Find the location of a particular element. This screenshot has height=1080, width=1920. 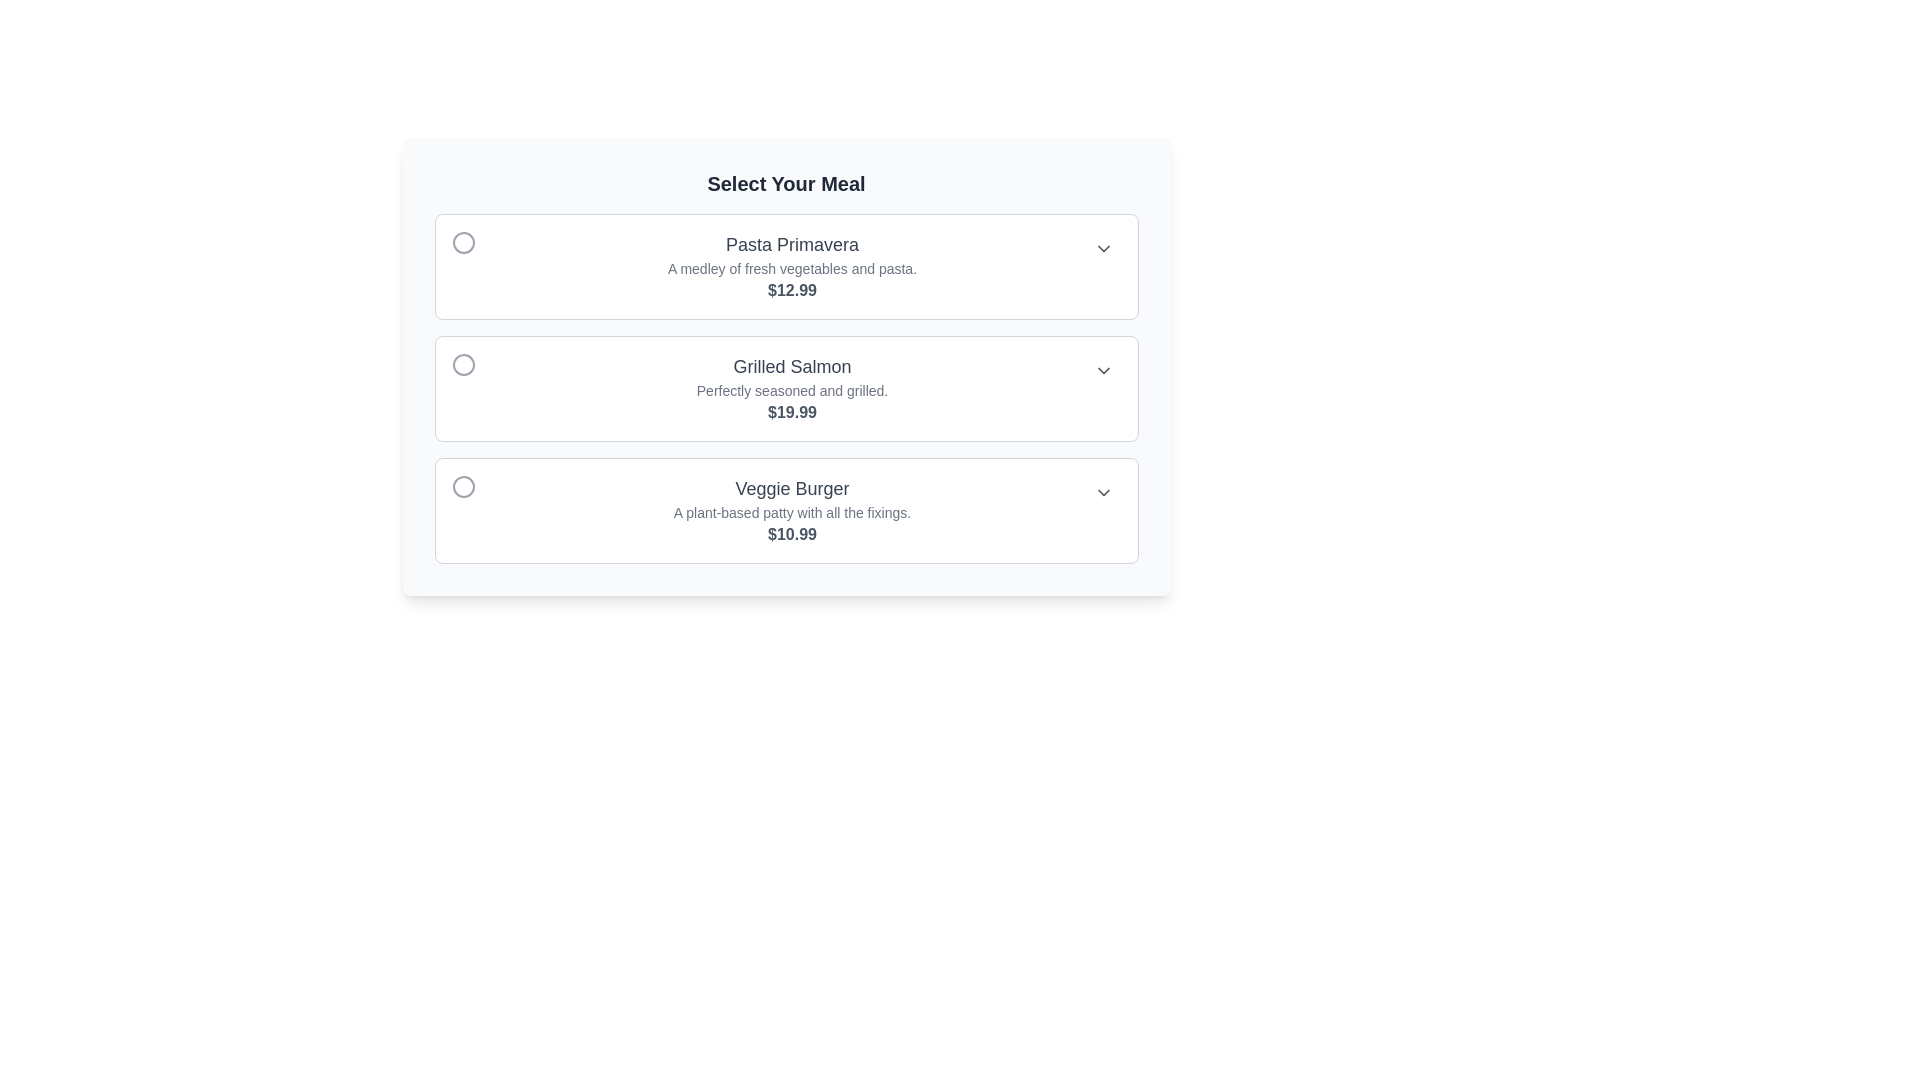

the circular icon for the 'Veggie Burger' option, which is part of a radio button UI component located towards the left of the descriptive text is located at coordinates (462, 486).